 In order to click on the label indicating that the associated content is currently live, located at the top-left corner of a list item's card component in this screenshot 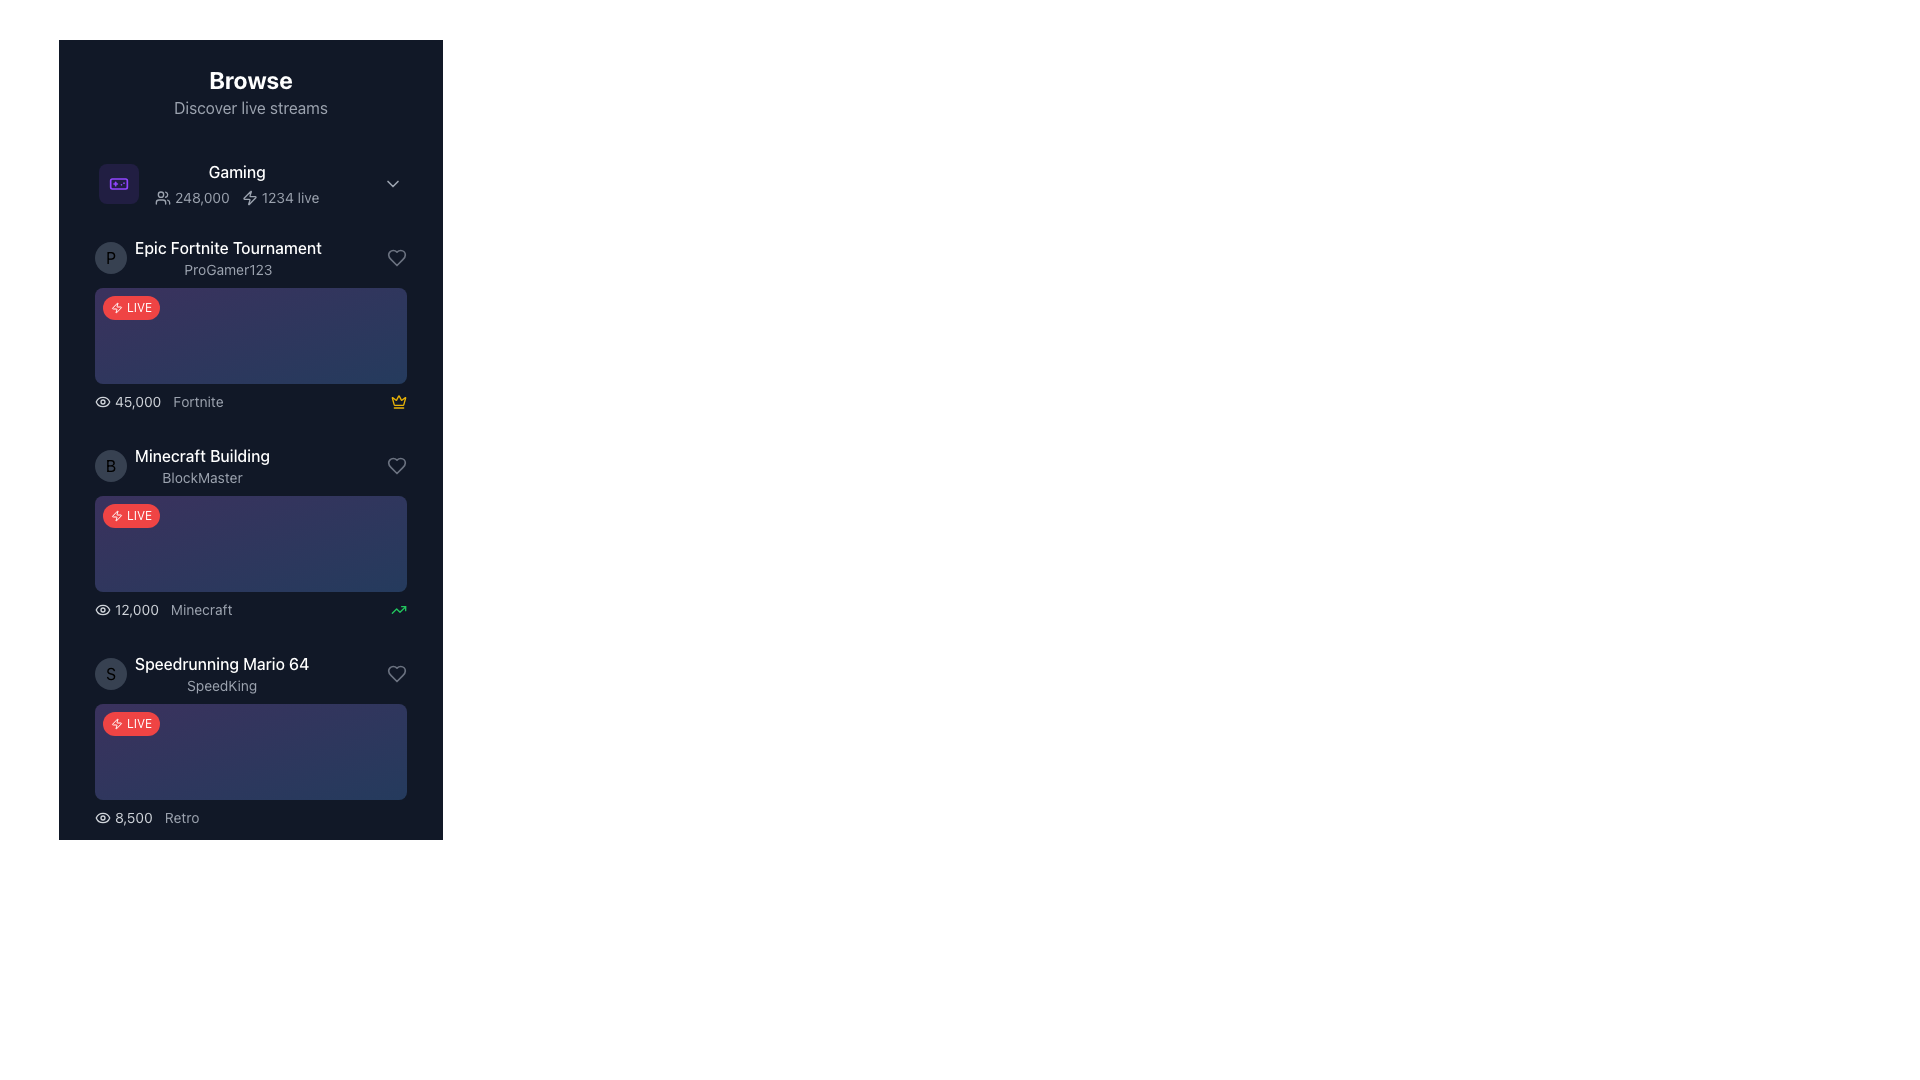, I will do `click(130, 308)`.